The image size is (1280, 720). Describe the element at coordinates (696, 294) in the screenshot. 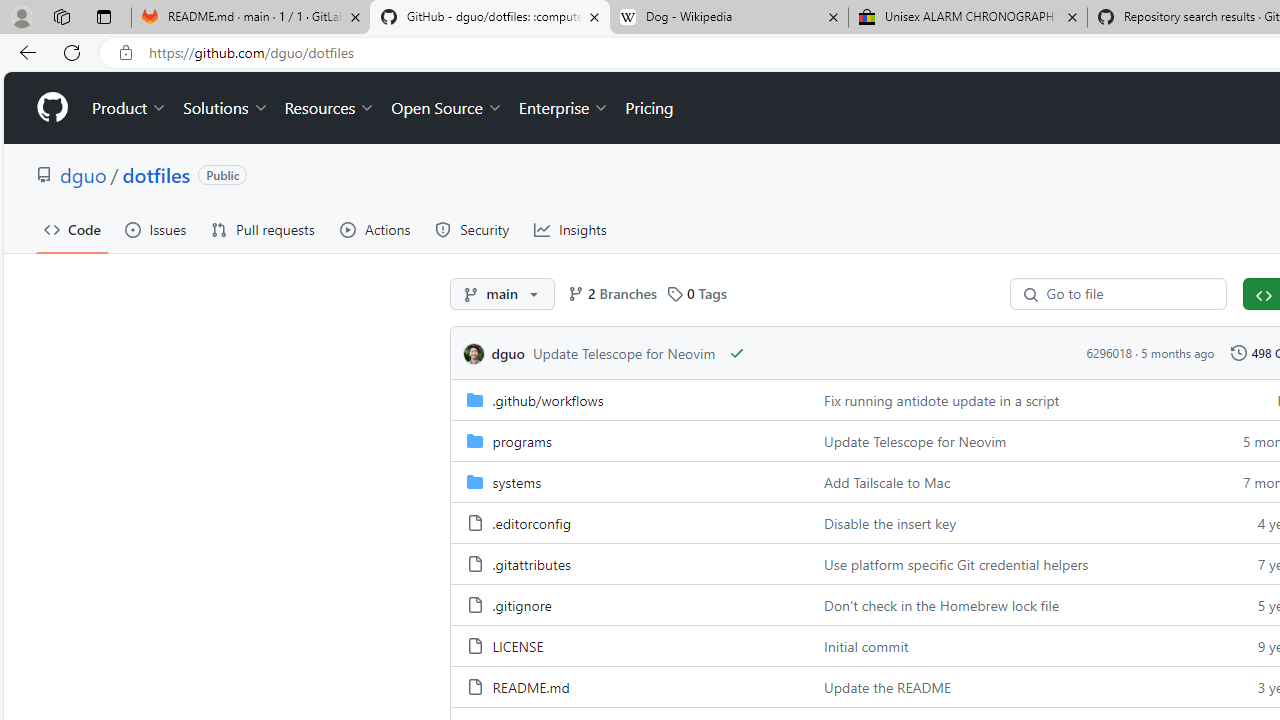

I see `'0 Tags'` at that location.